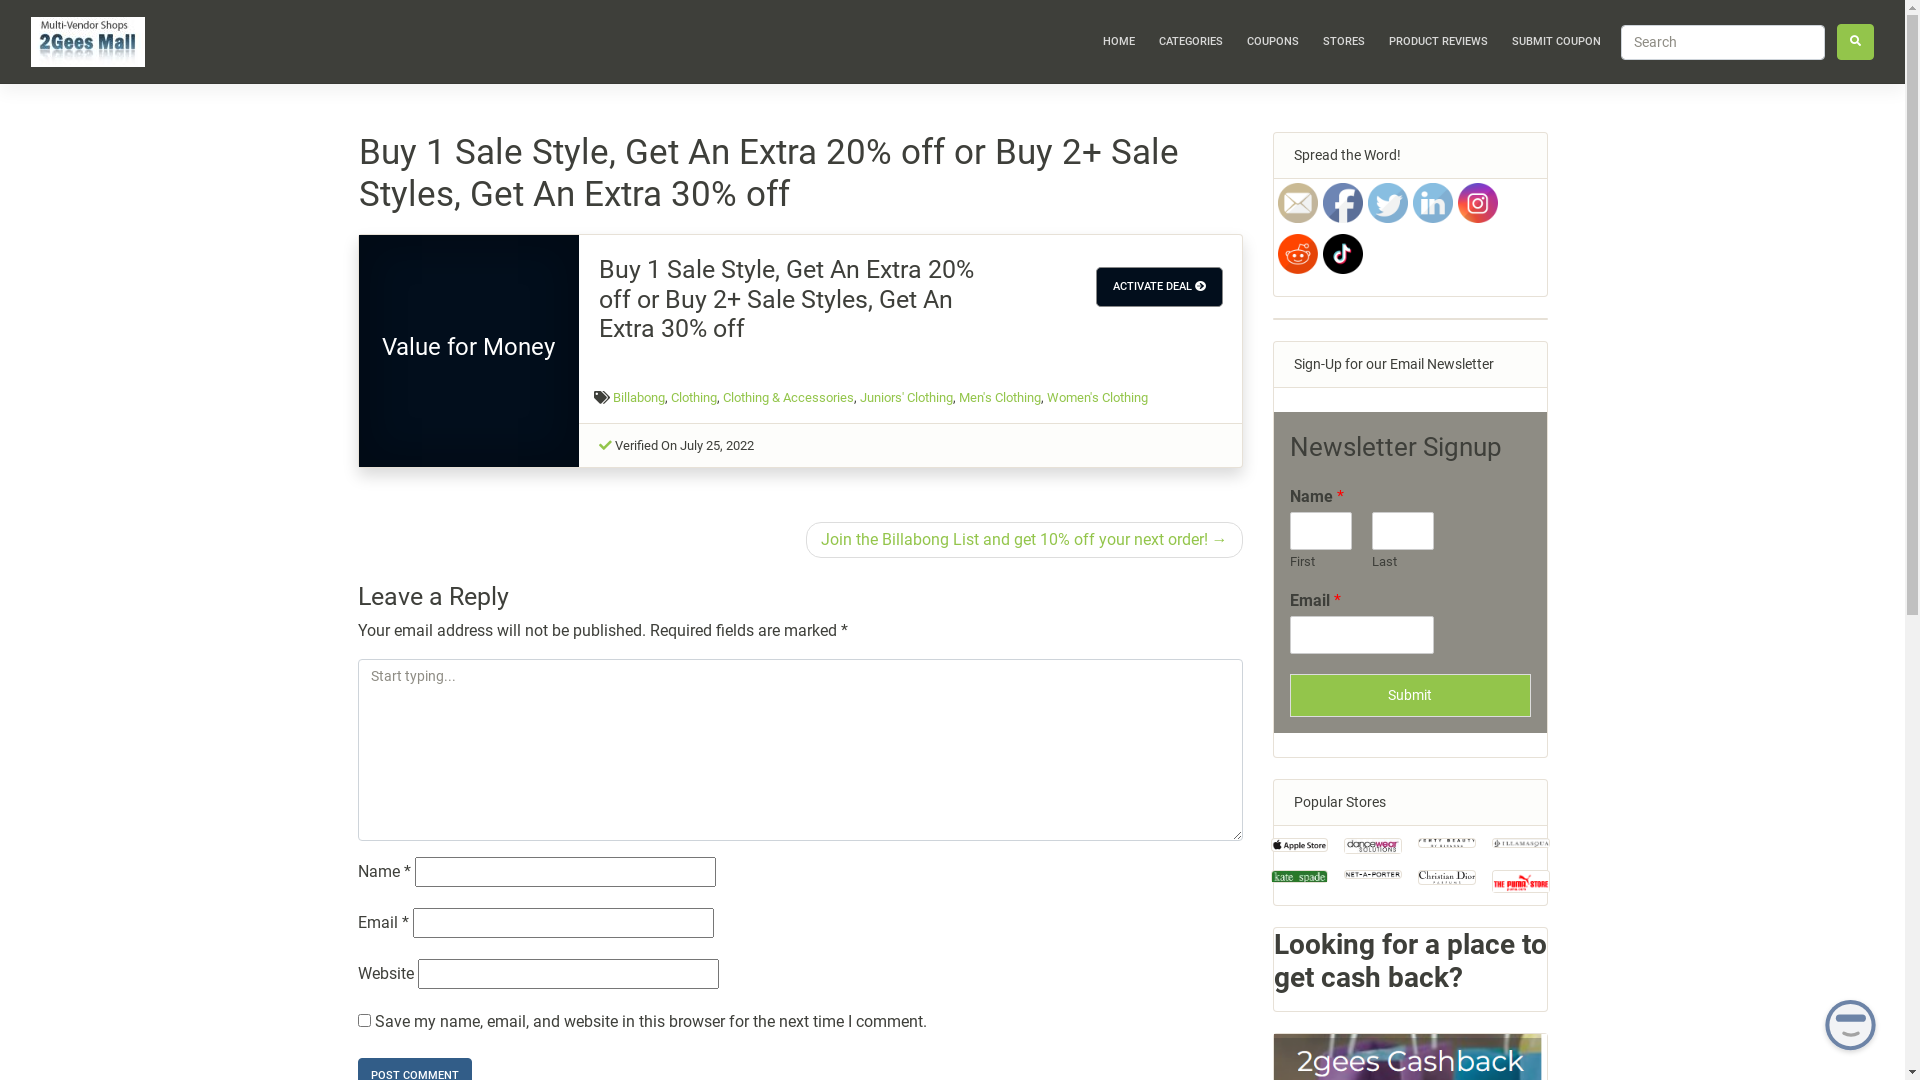  What do you see at coordinates (1409, 694) in the screenshot?
I see `'Submit'` at bounding box center [1409, 694].